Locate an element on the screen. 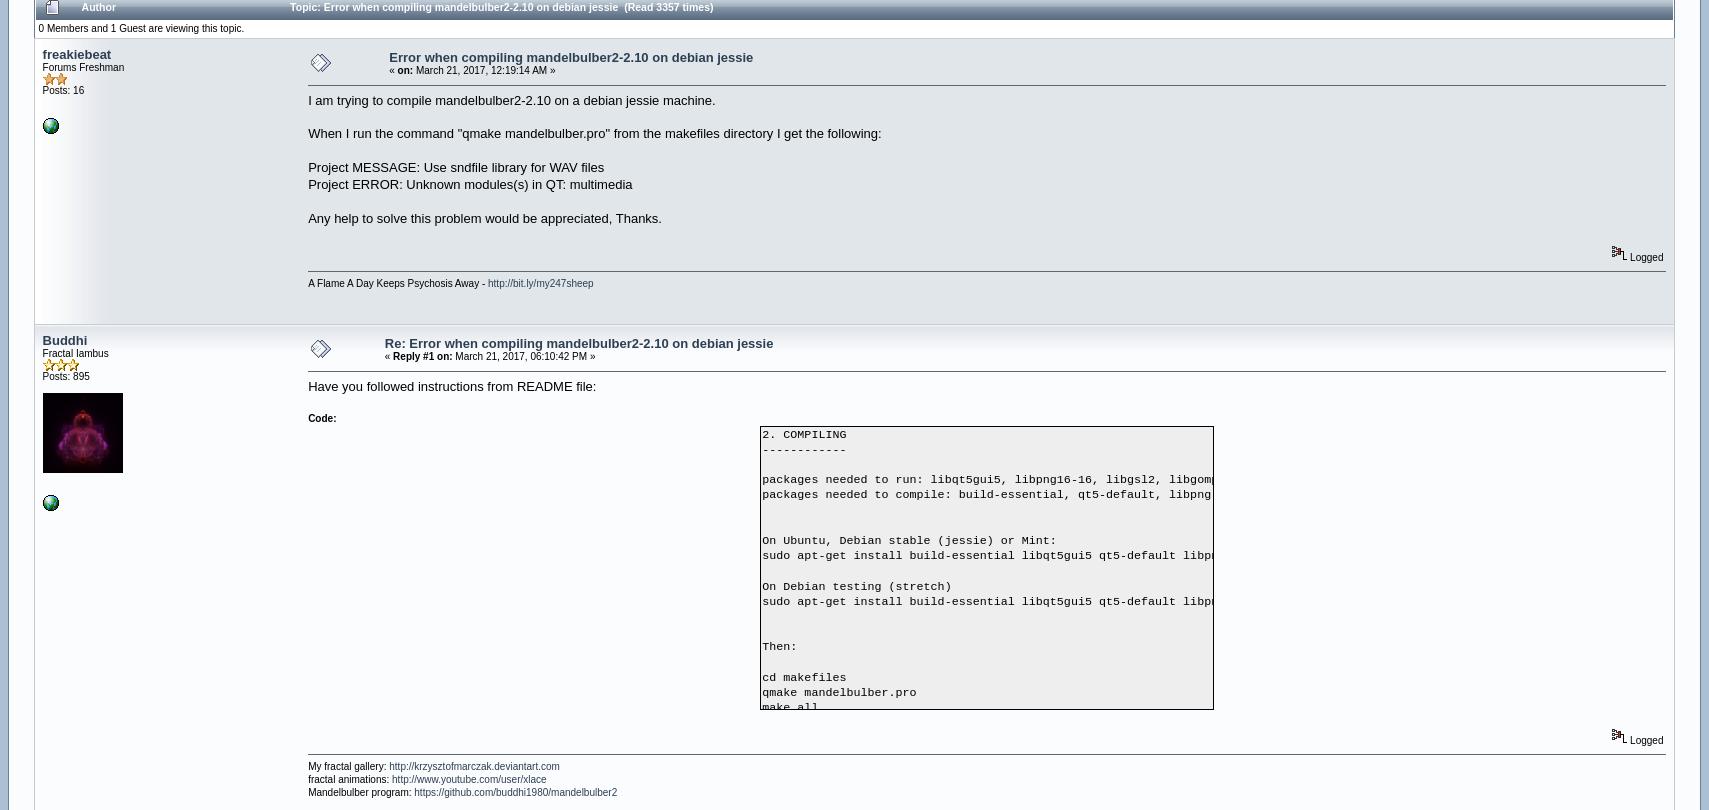 The width and height of the screenshot is (1709, 810). 'cd ..' is located at coordinates (778, 722).